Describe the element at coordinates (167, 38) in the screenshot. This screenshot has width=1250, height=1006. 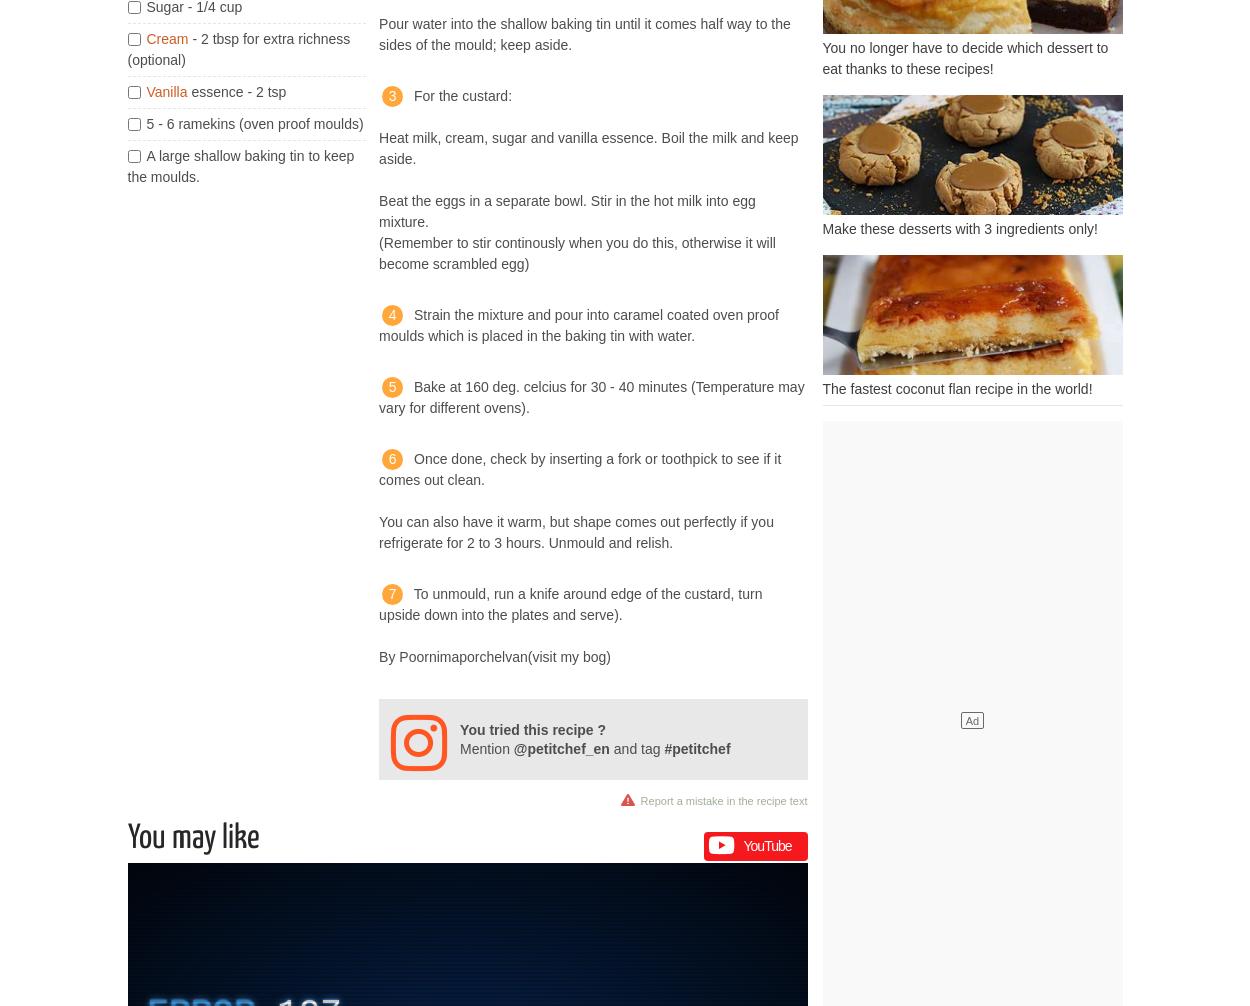
I see `'Cream'` at that location.